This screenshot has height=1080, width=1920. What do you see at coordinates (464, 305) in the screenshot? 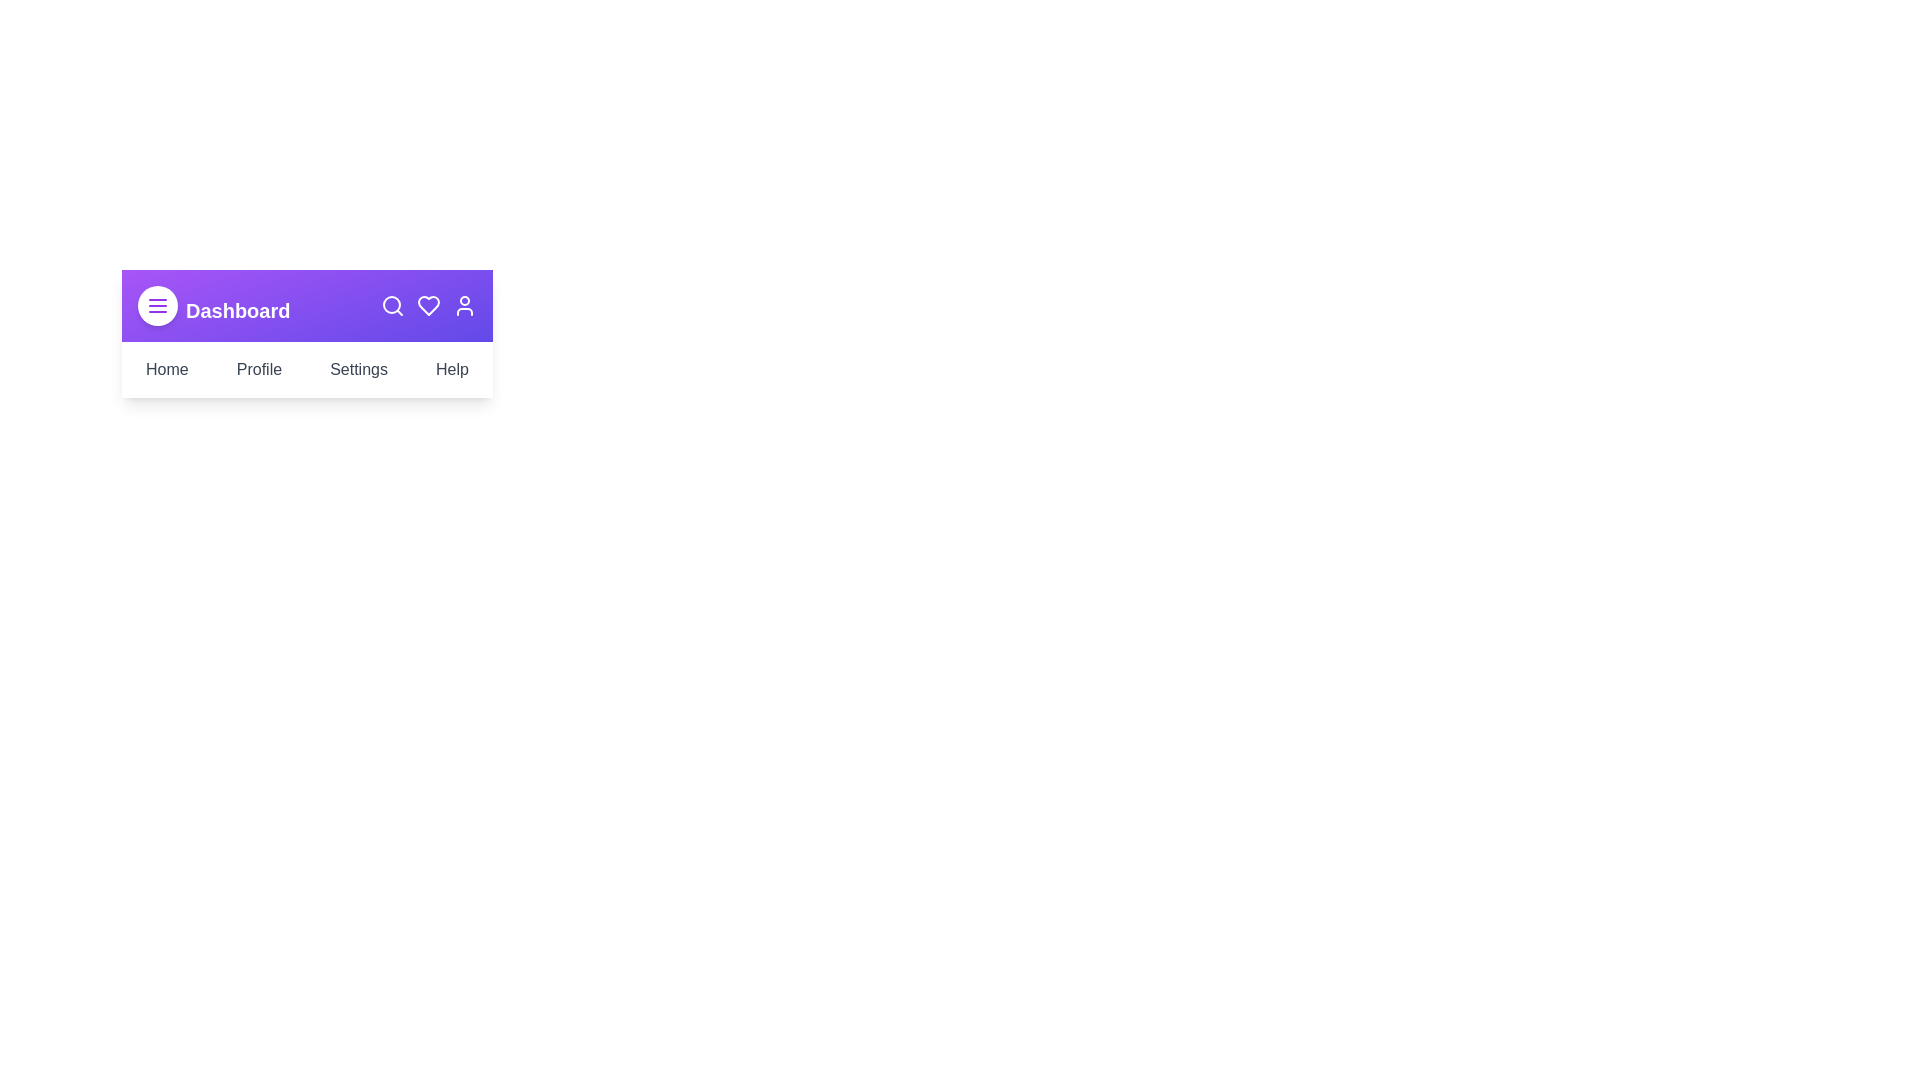
I see `the 'User' icon in the app bar` at bounding box center [464, 305].